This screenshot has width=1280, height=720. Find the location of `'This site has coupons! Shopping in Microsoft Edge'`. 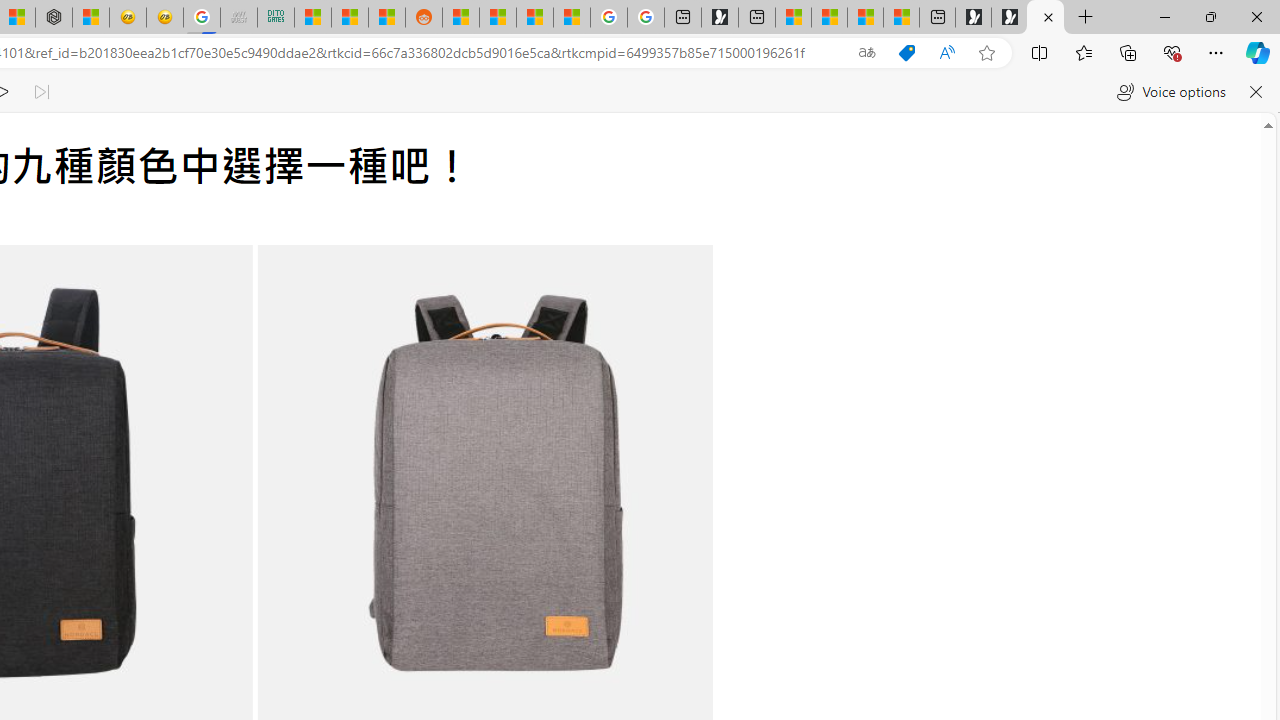

'This site has coupons! Shopping in Microsoft Edge' is located at coordinates (905, 52).